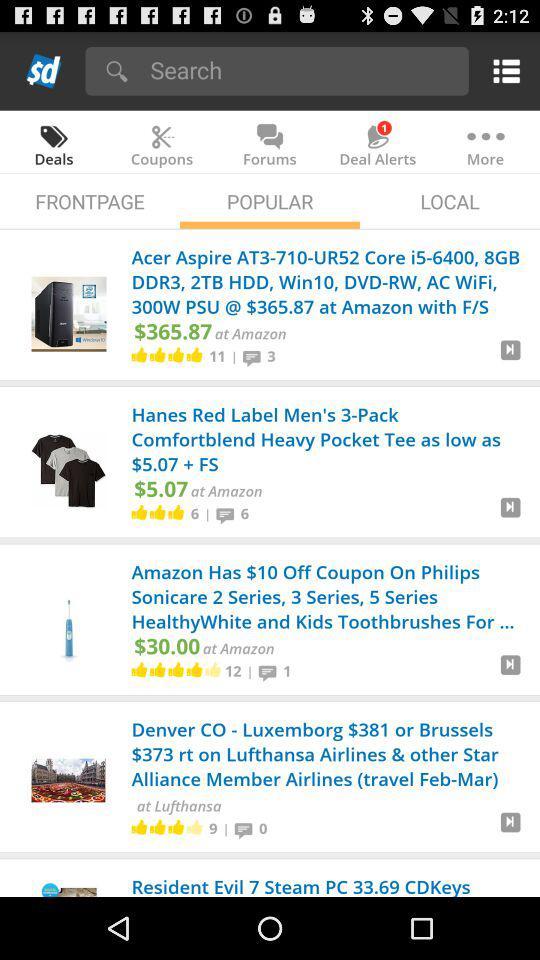  I want to click on click forward option, so click(510, 357).